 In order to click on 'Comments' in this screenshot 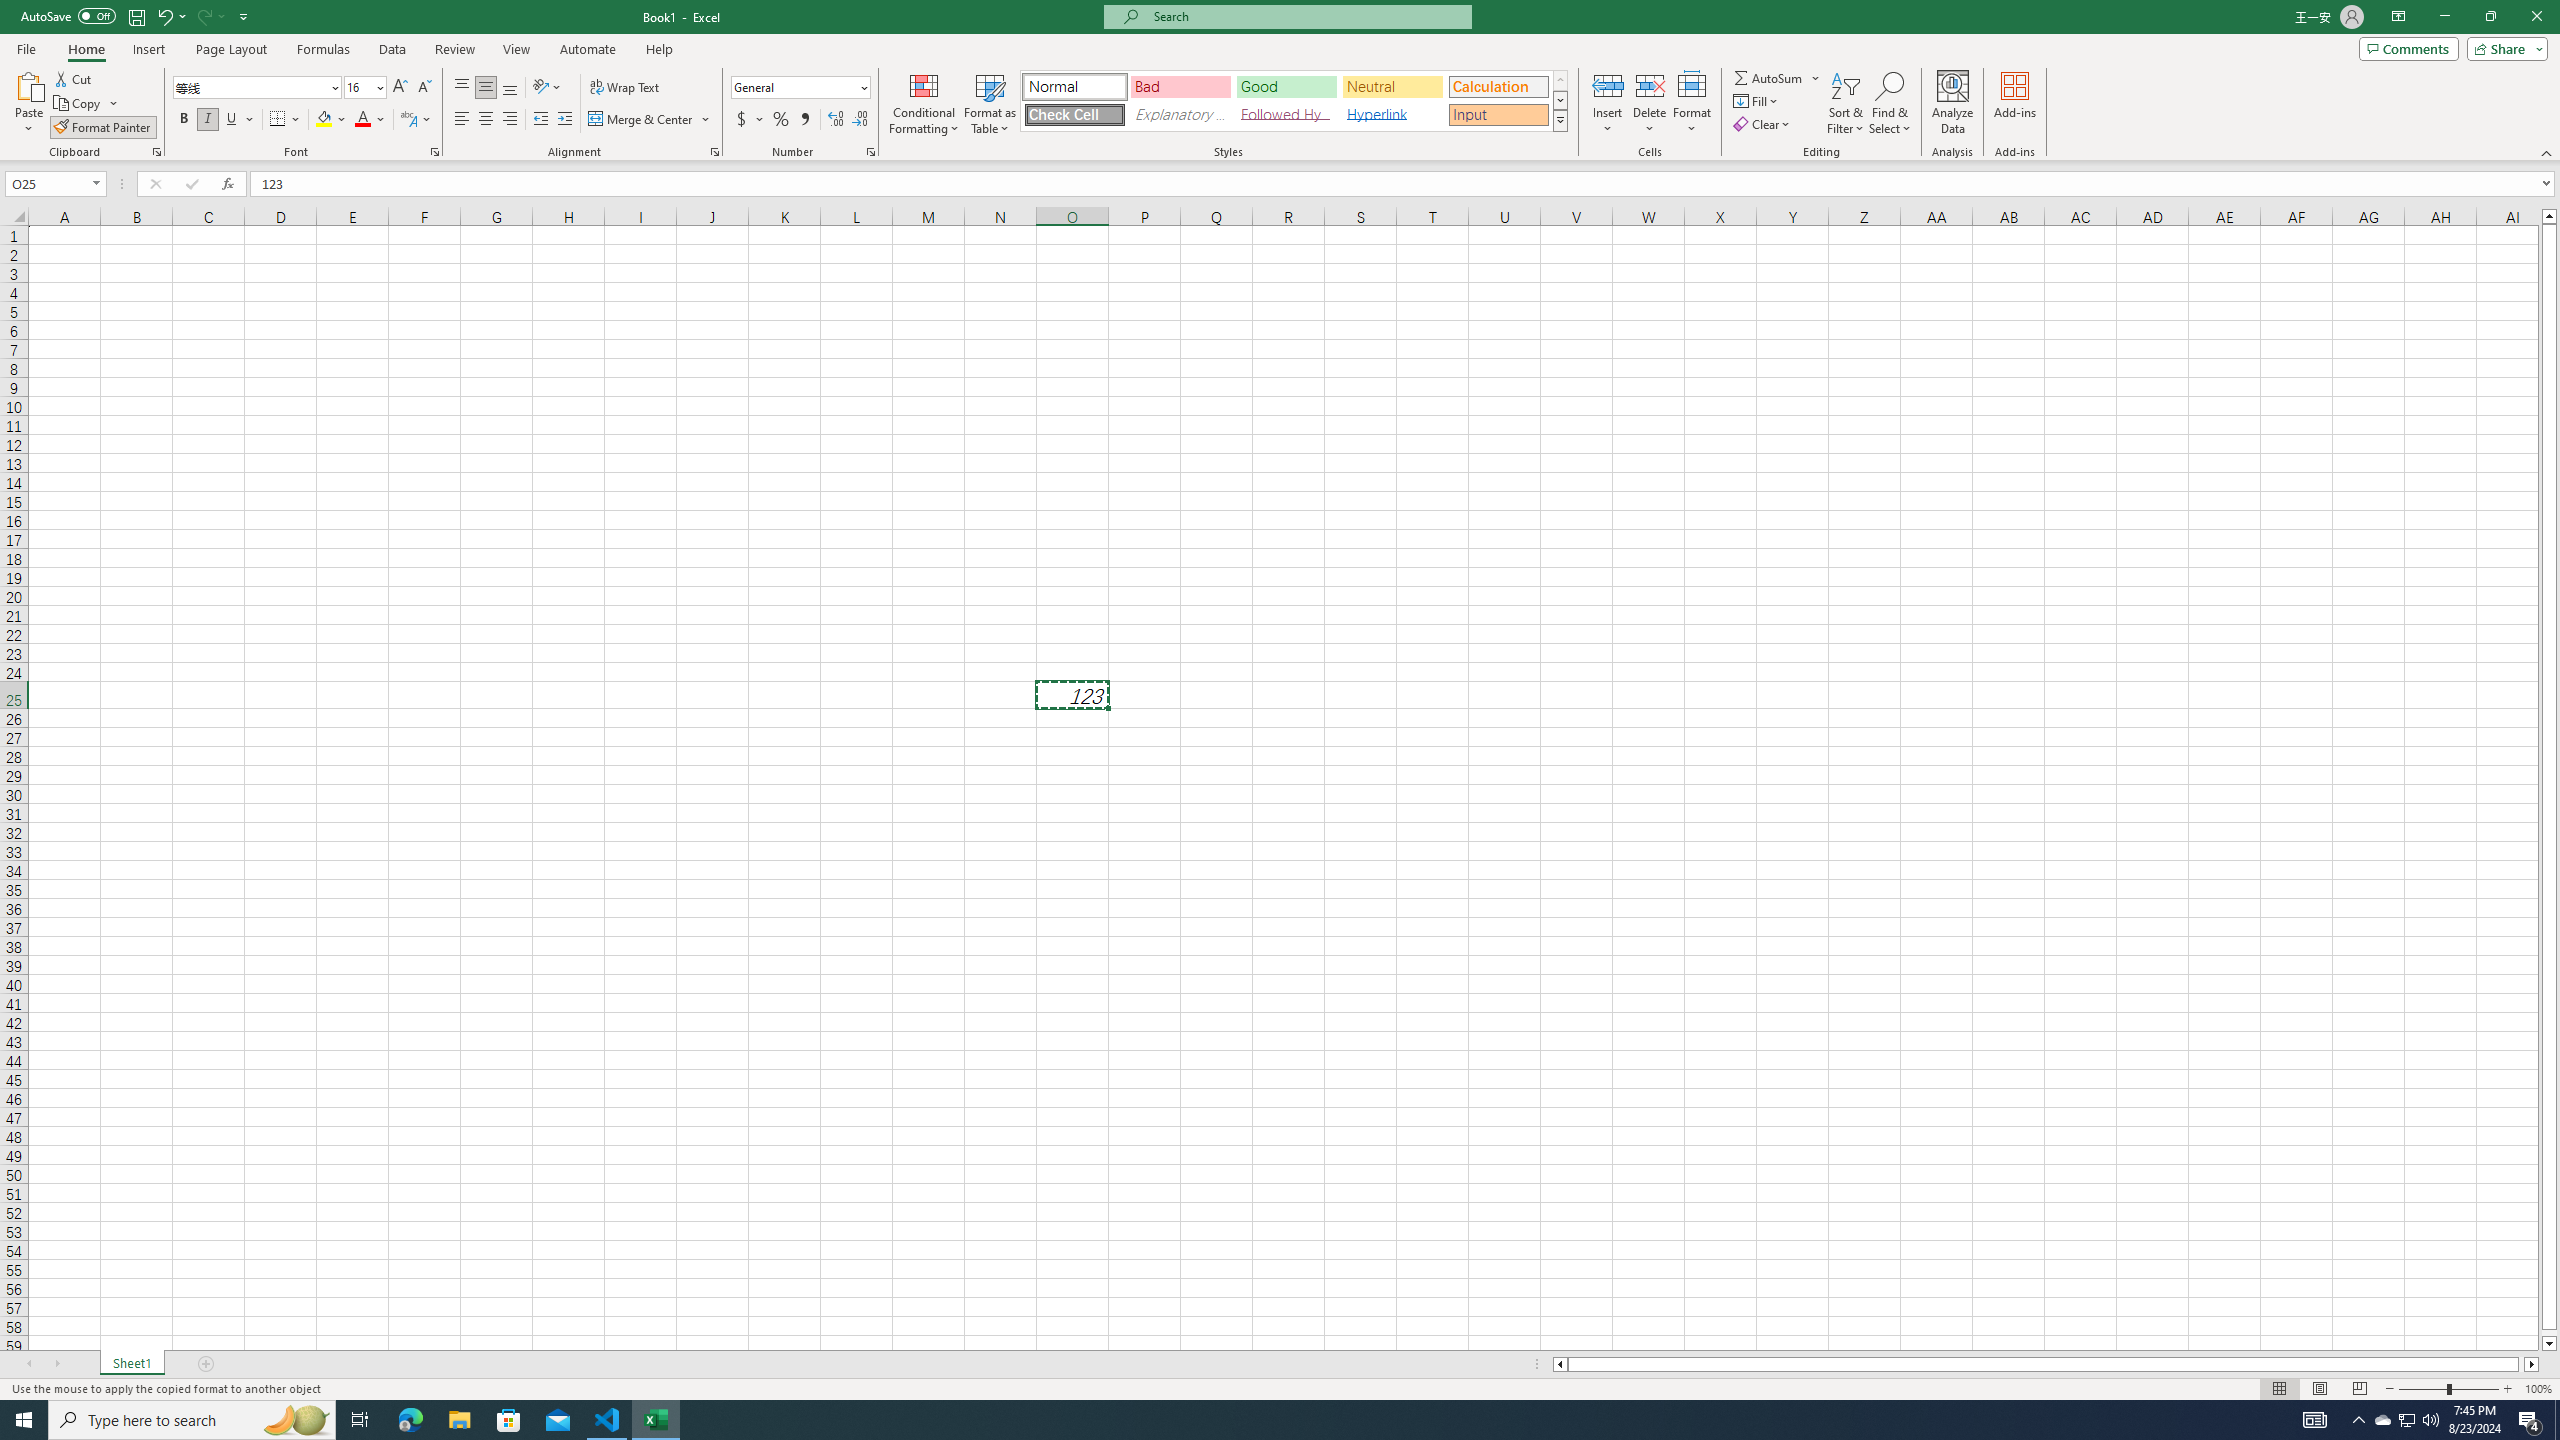, I will do `click(2408, 47)`.